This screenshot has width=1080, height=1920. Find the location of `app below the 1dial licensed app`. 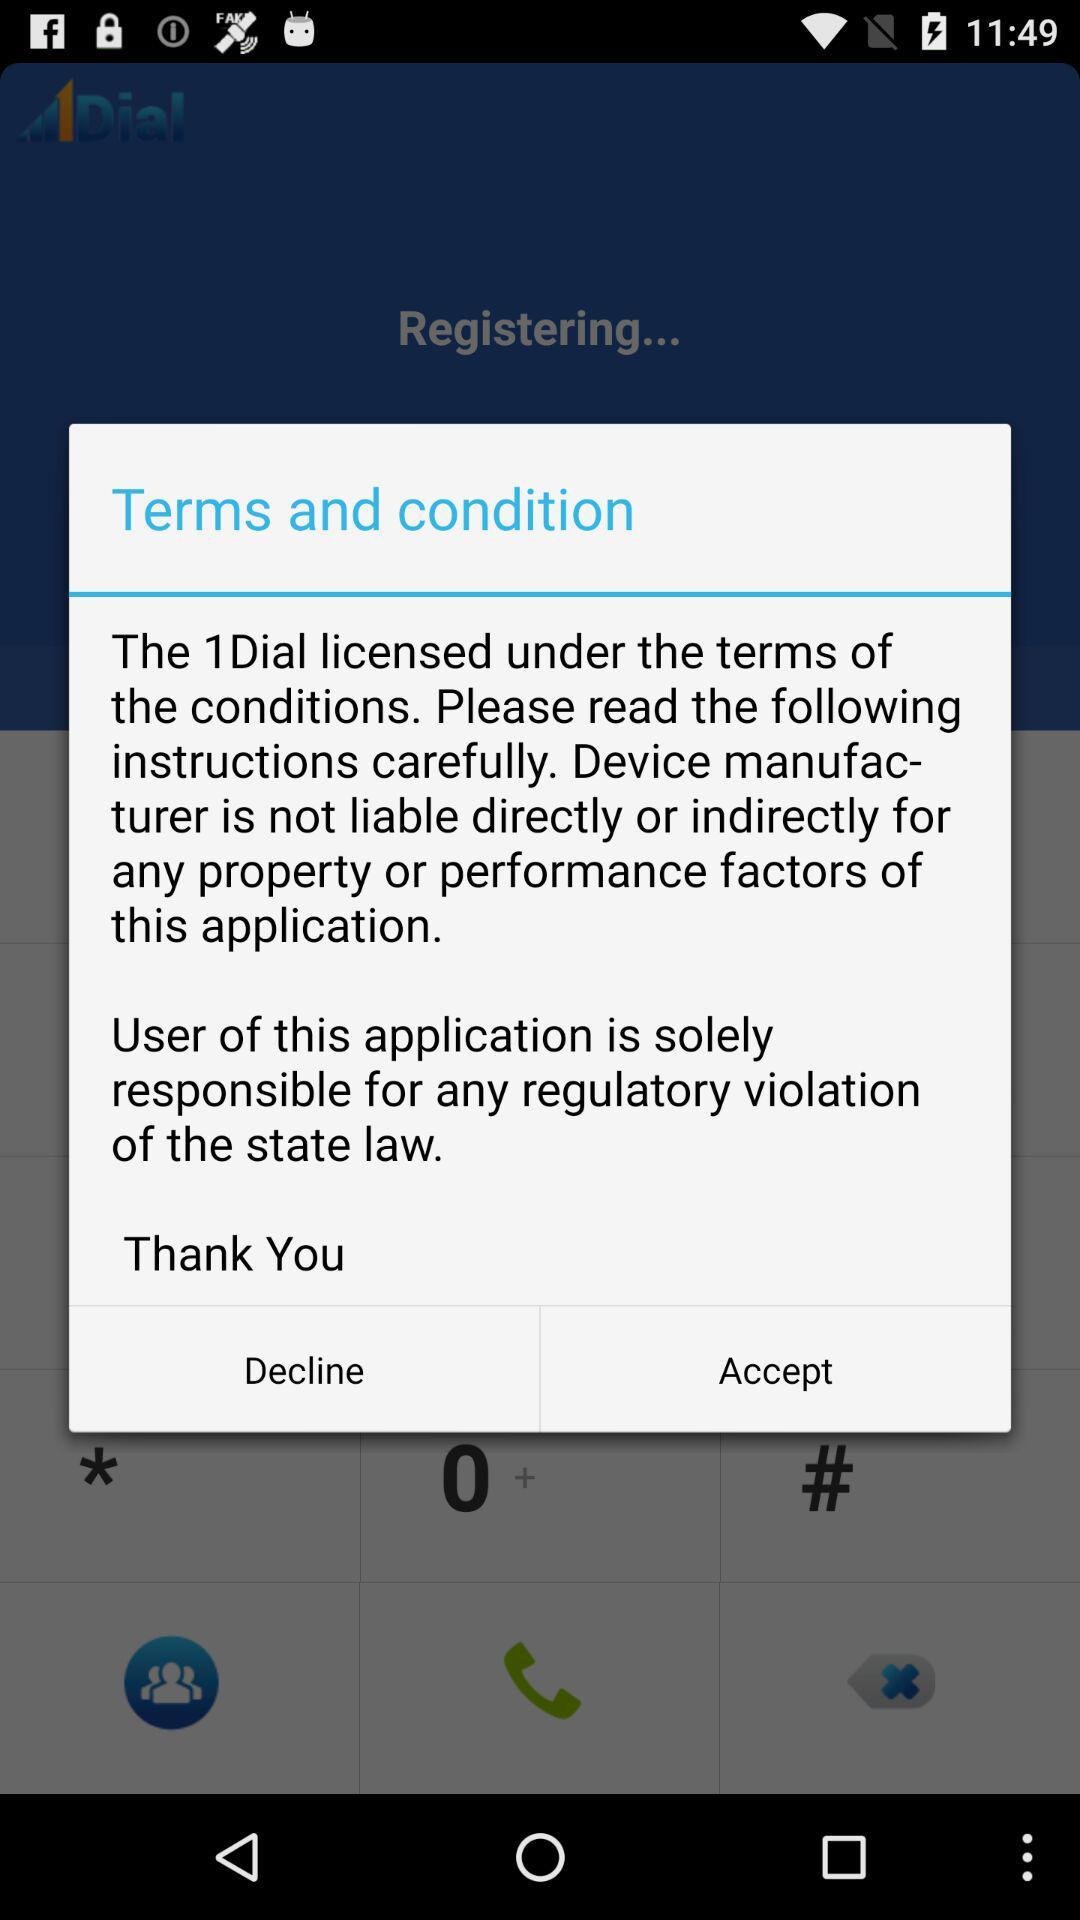

app below the 1dial licensed app is located at coordinates (304, 1368).